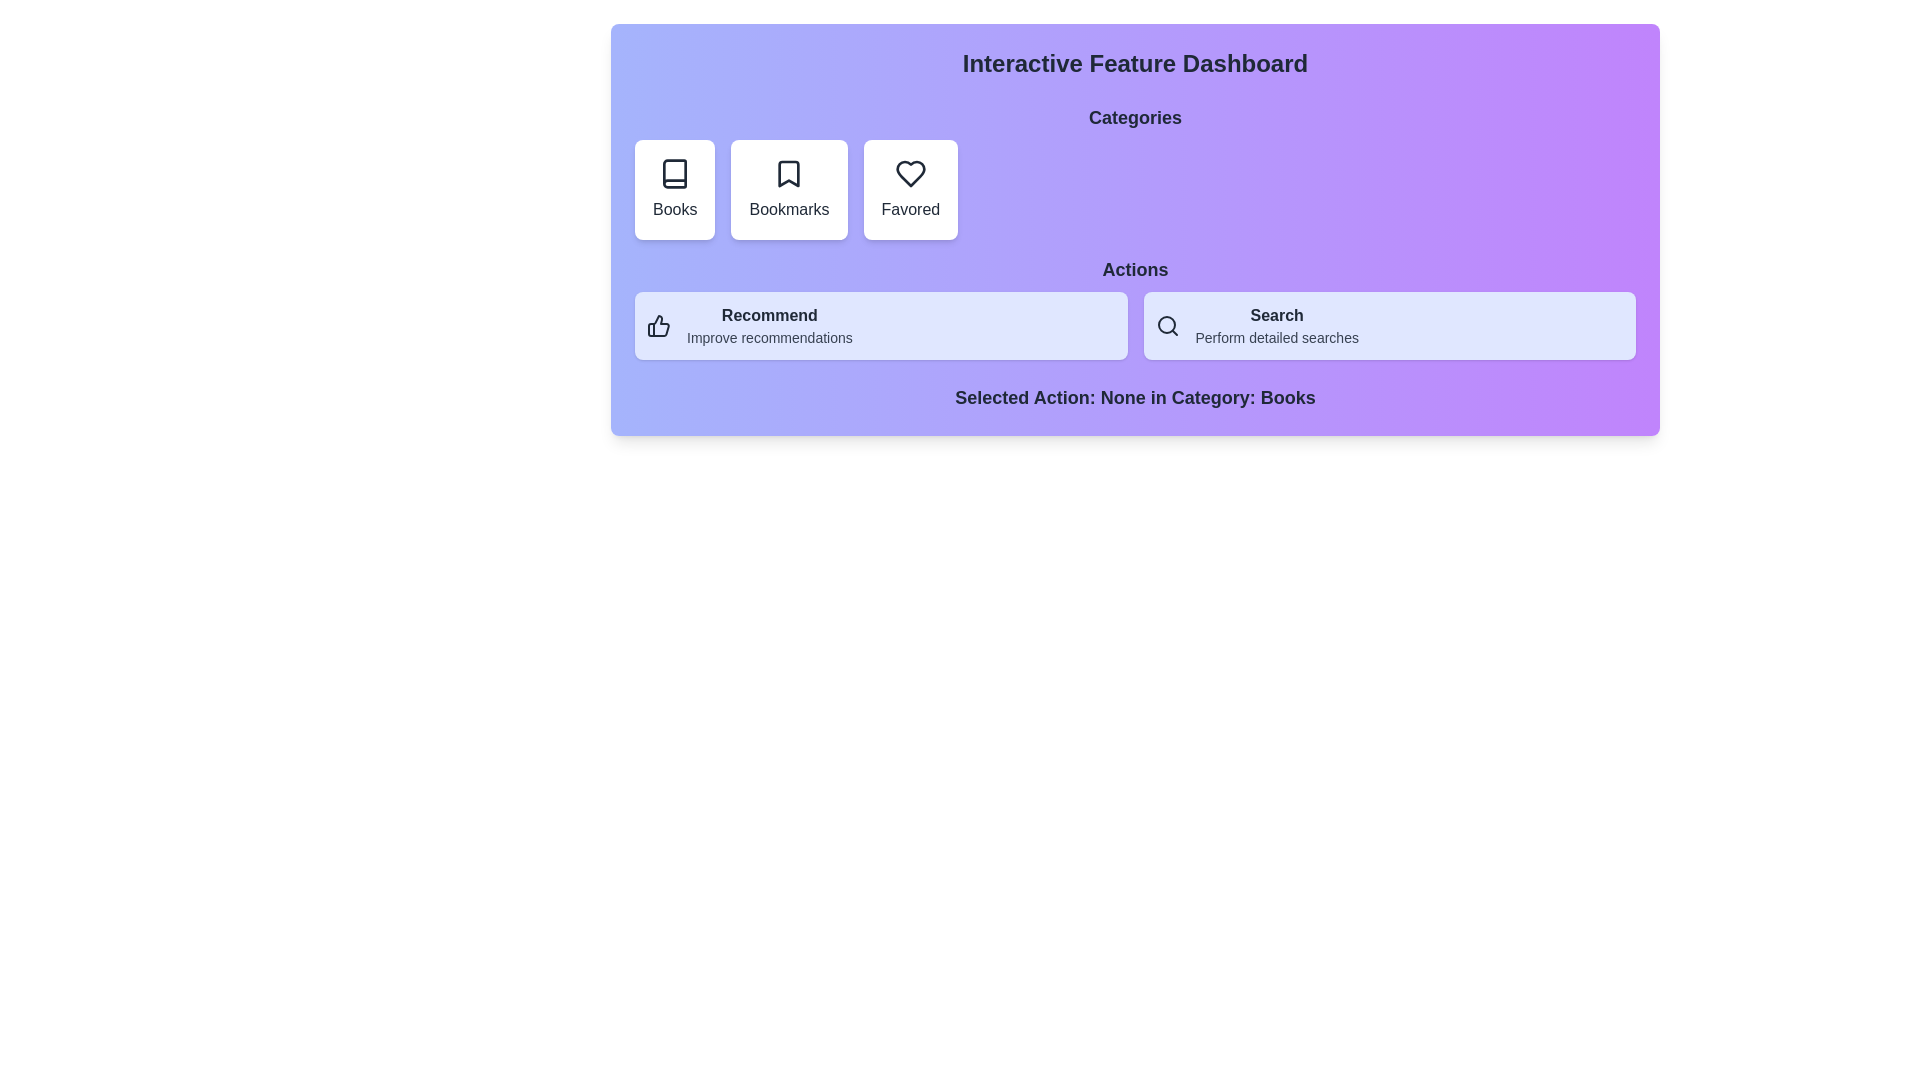 This screenshot has width=1920, height=1080. What do you see at coordinates (658, 325) in the screenshot?
I see `the 'Recommendation' icon located inside the 'Recommend' action button, which is positioned on the left side of the button content, preceding the text 'Recommend'` at bounding box center [658, 325].